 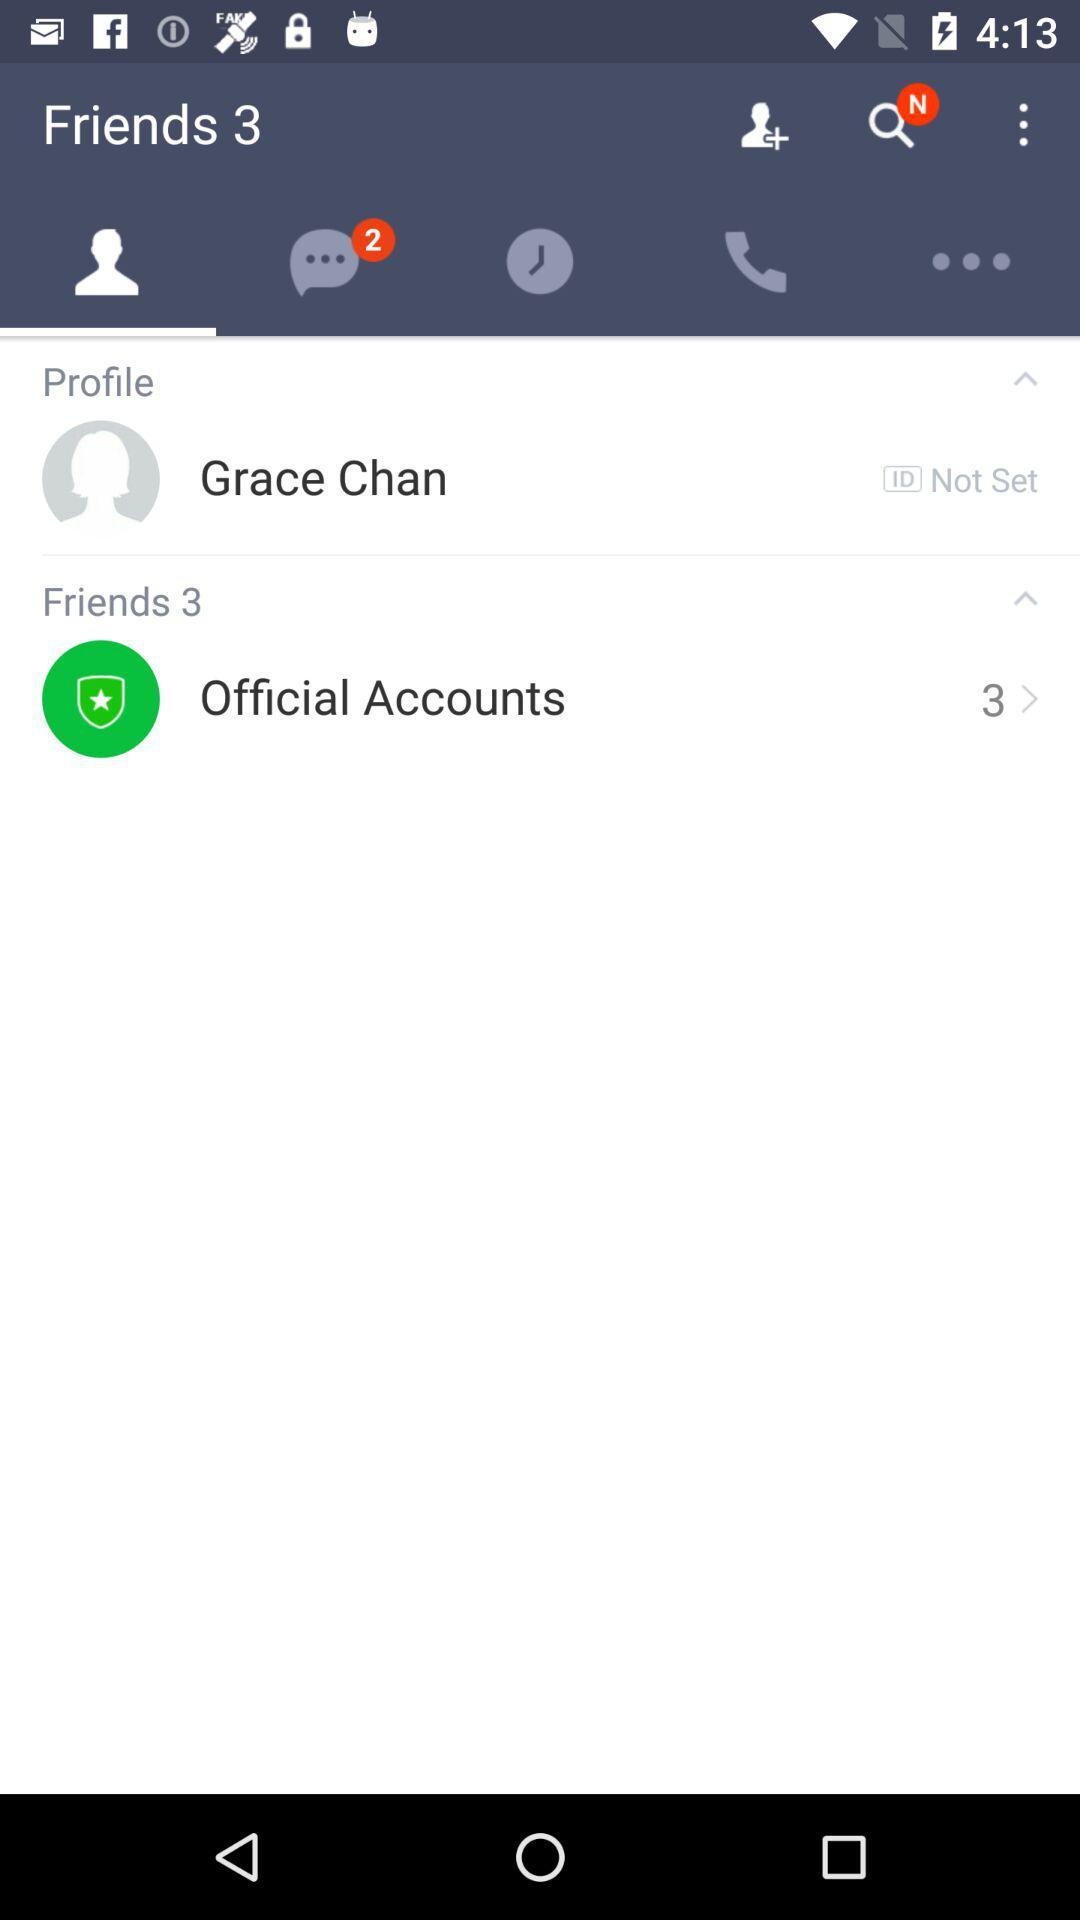 What do you see at coordinates (971, 261) in the screenshot?
I see `the more icon` at bounding box center [971, 261].